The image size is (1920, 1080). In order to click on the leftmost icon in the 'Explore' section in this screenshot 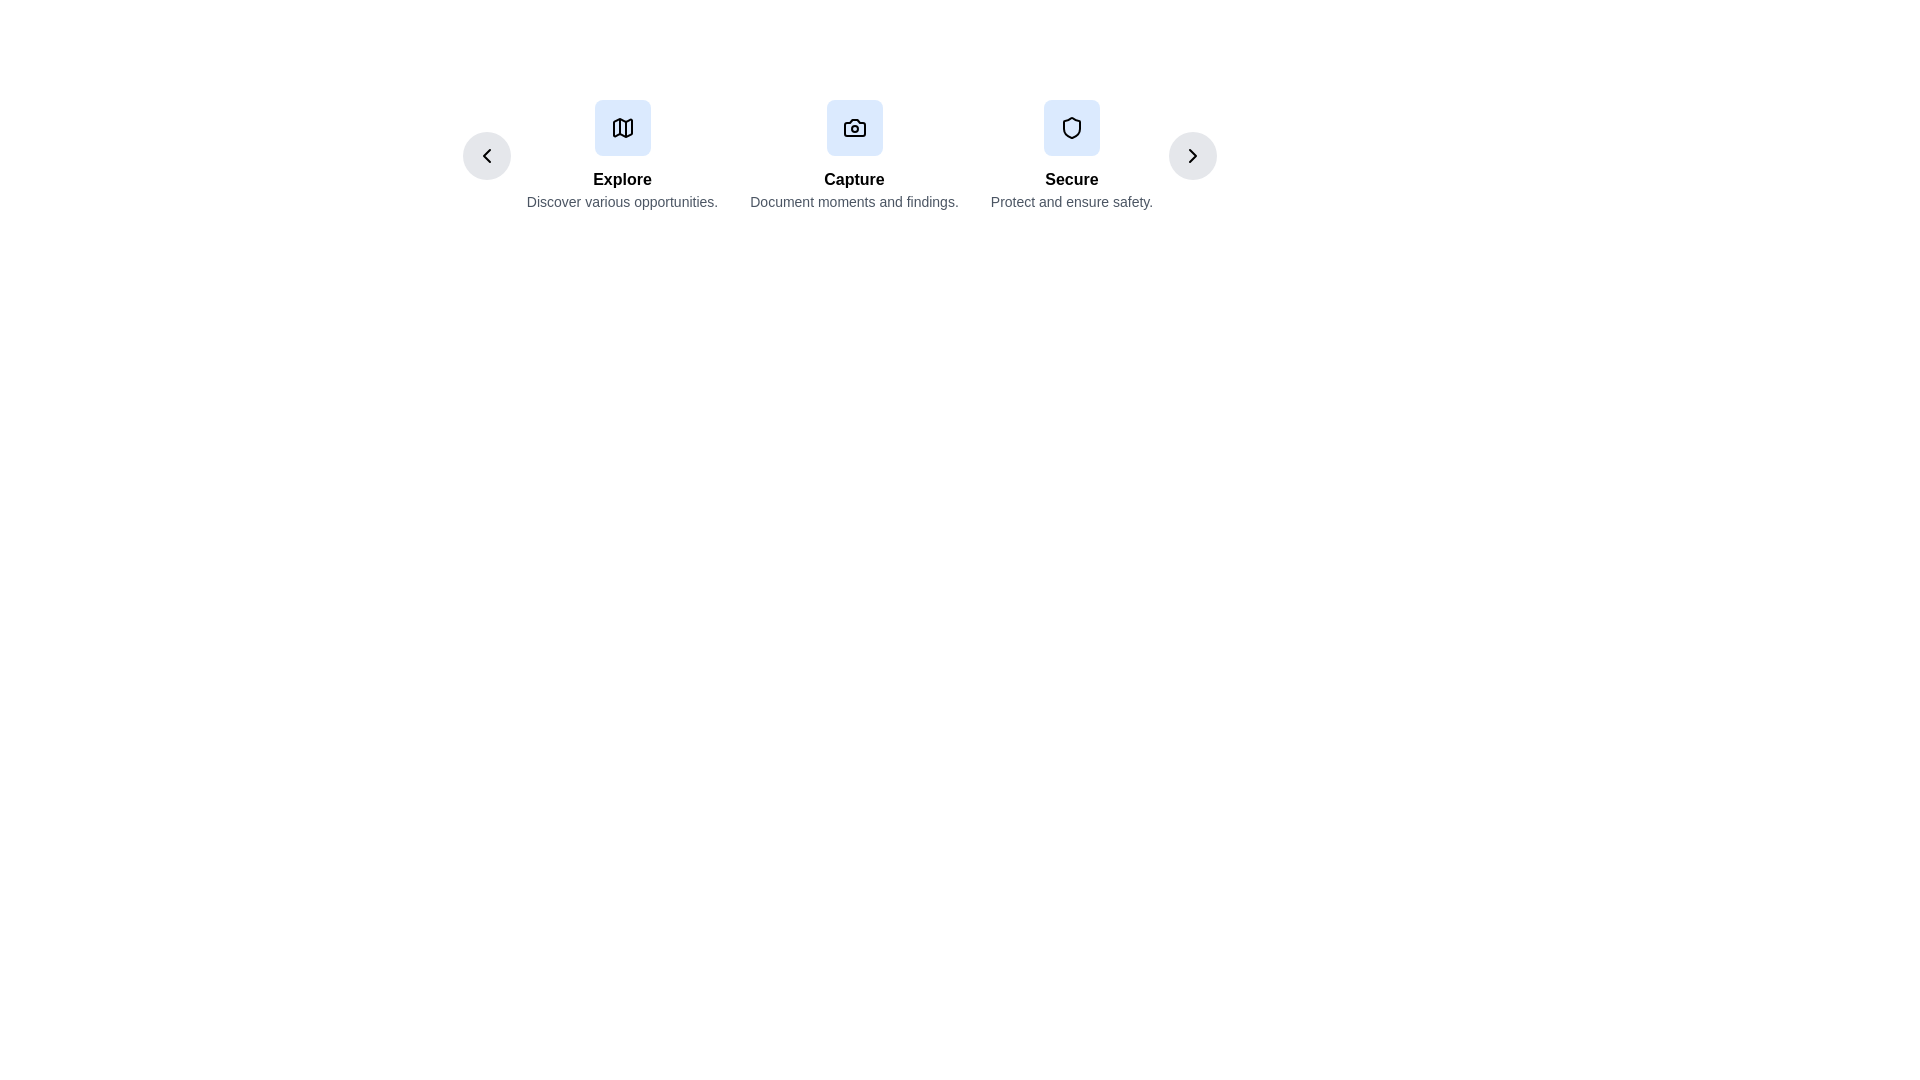, I will do `click(621, 127)`.